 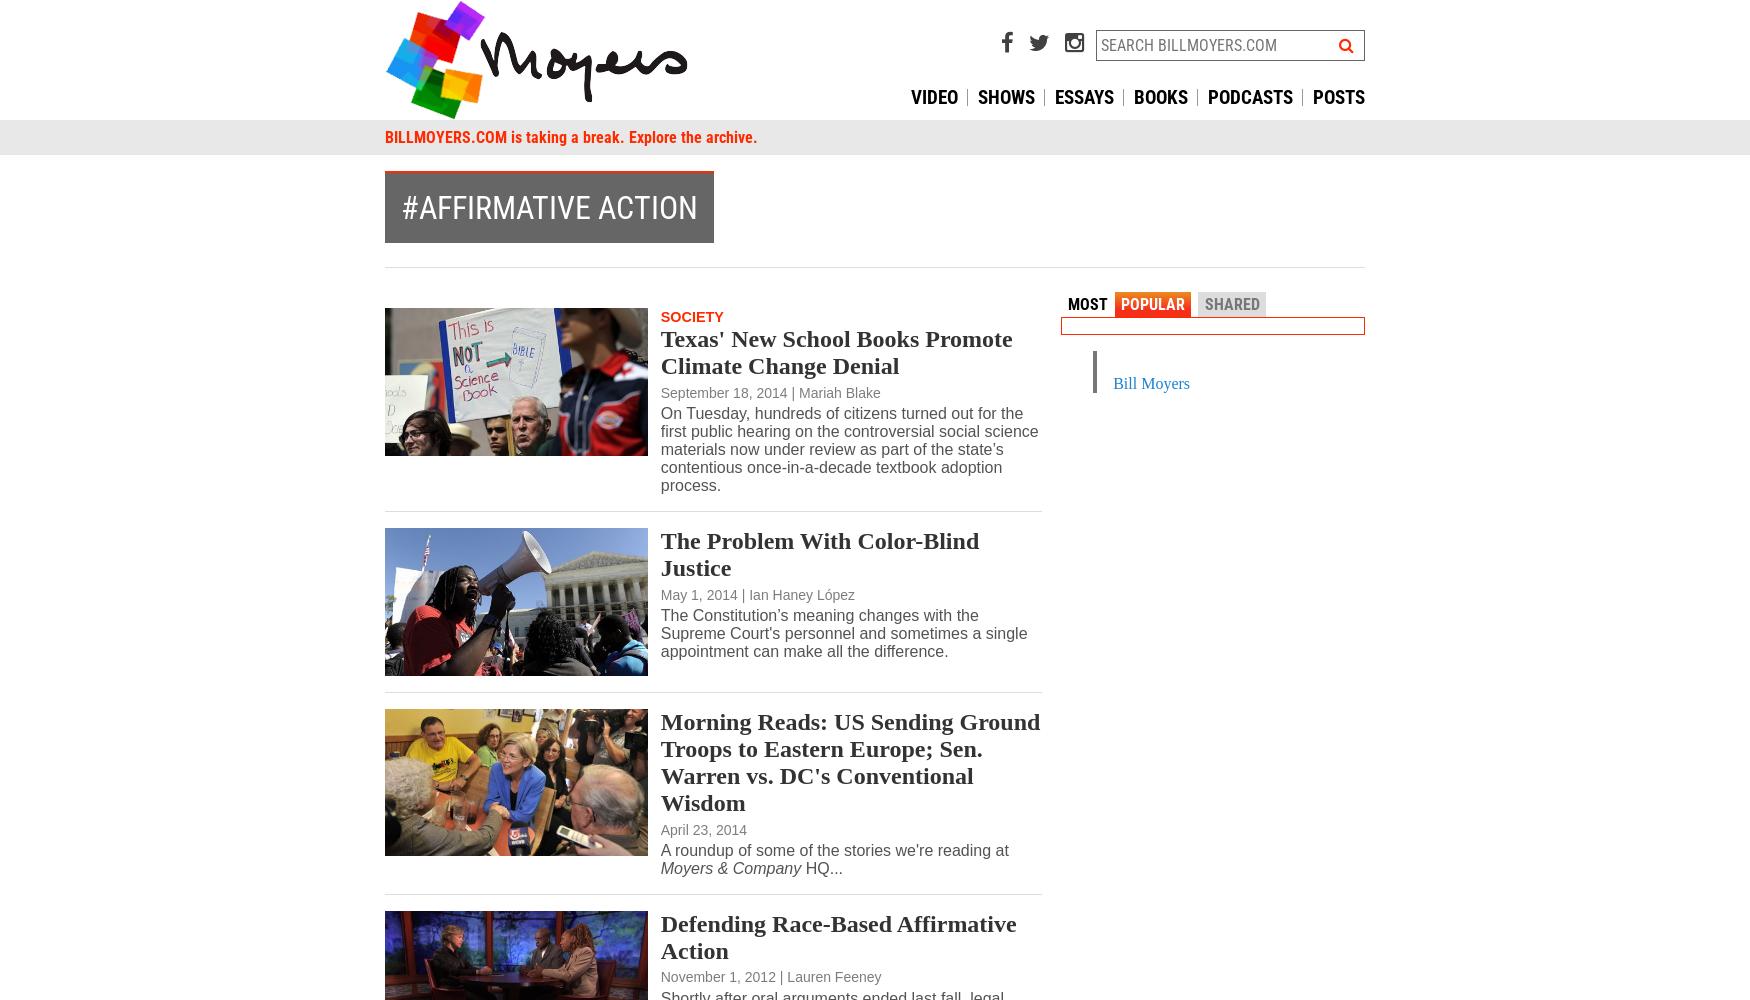 I want to click on '#affirmative action', so click(x=548, y=207).